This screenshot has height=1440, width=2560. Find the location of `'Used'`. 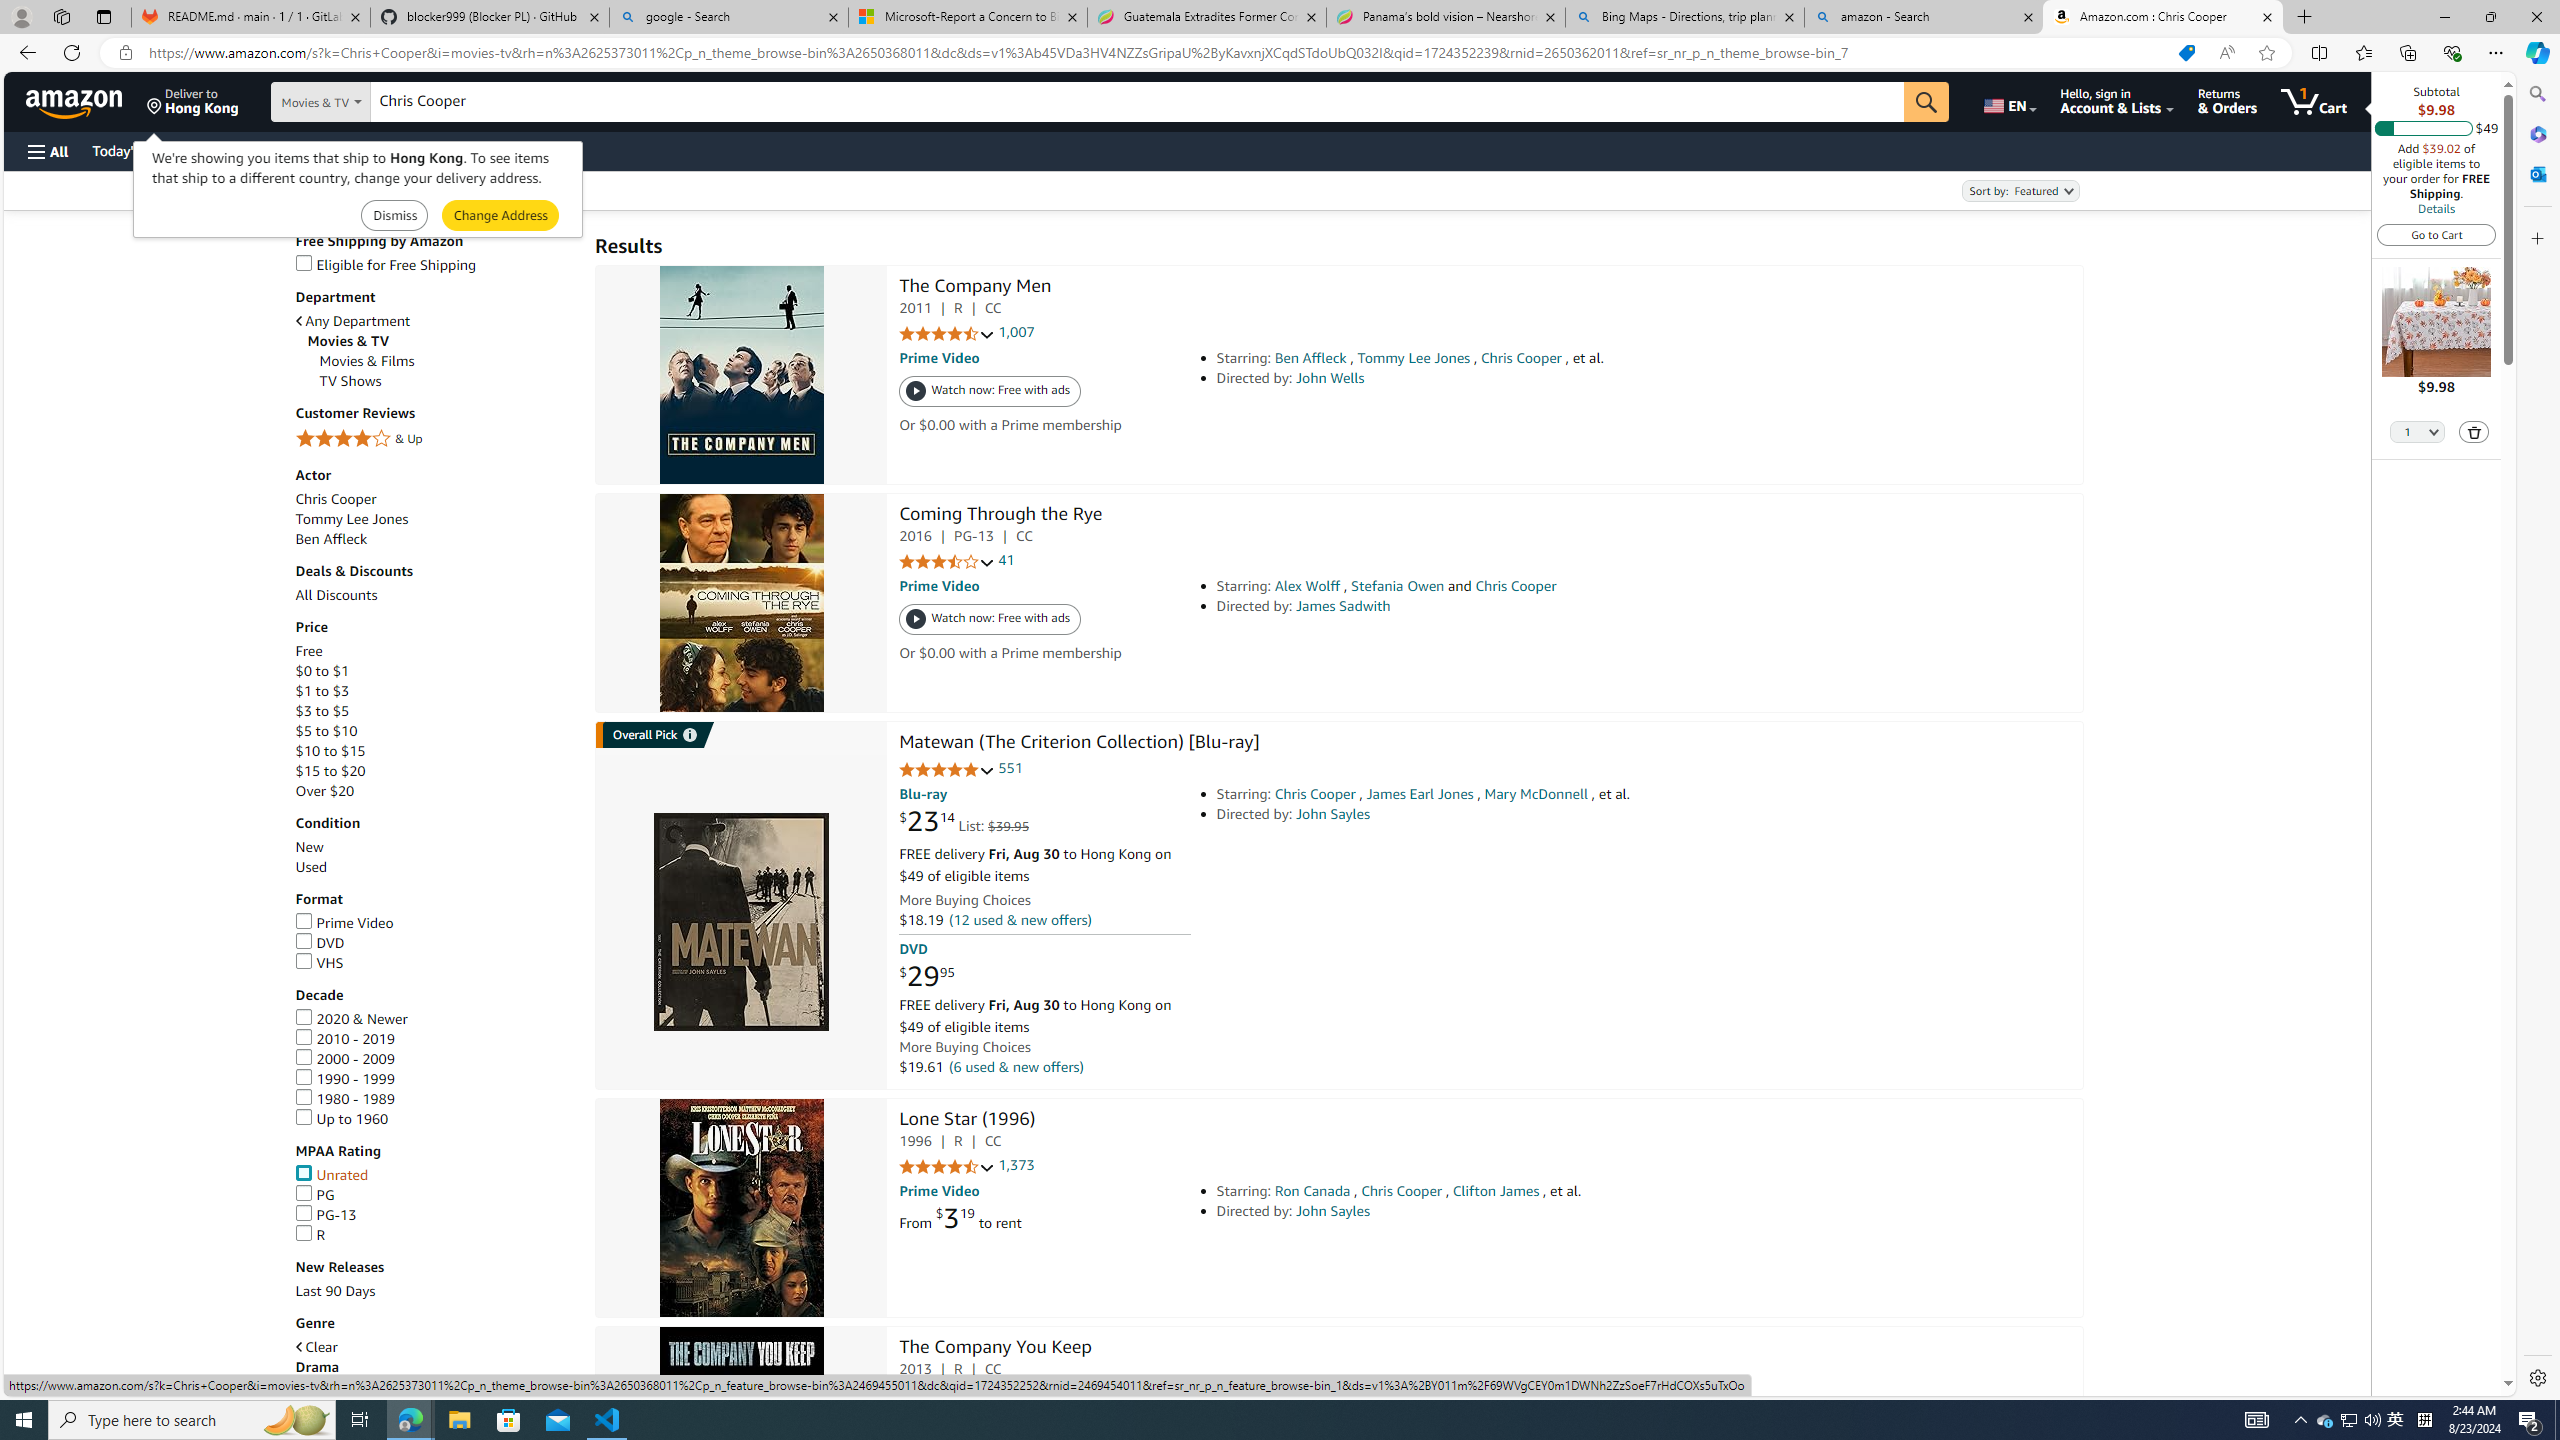

'Used' is located at coordinates (435, 866).